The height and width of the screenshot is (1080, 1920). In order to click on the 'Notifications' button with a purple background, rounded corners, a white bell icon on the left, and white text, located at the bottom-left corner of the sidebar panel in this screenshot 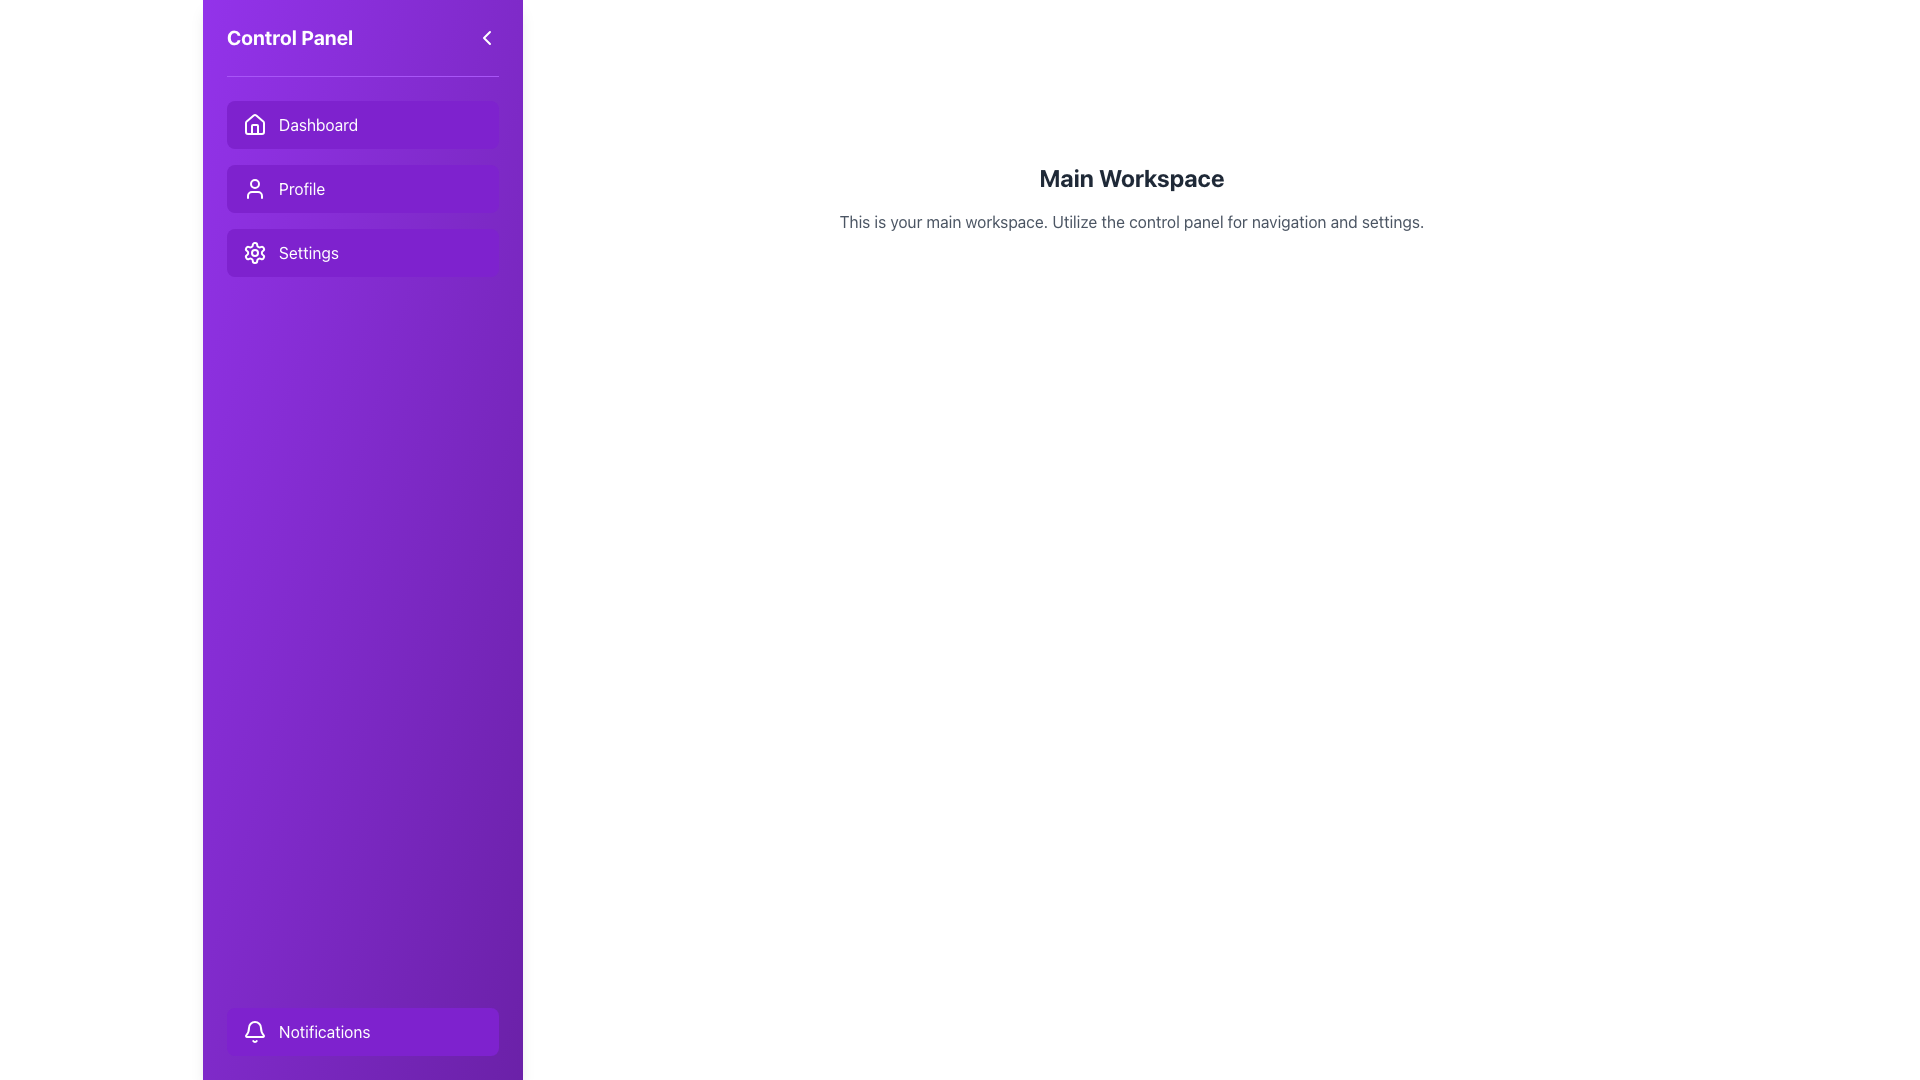, I will do `click(363, 1032)`.